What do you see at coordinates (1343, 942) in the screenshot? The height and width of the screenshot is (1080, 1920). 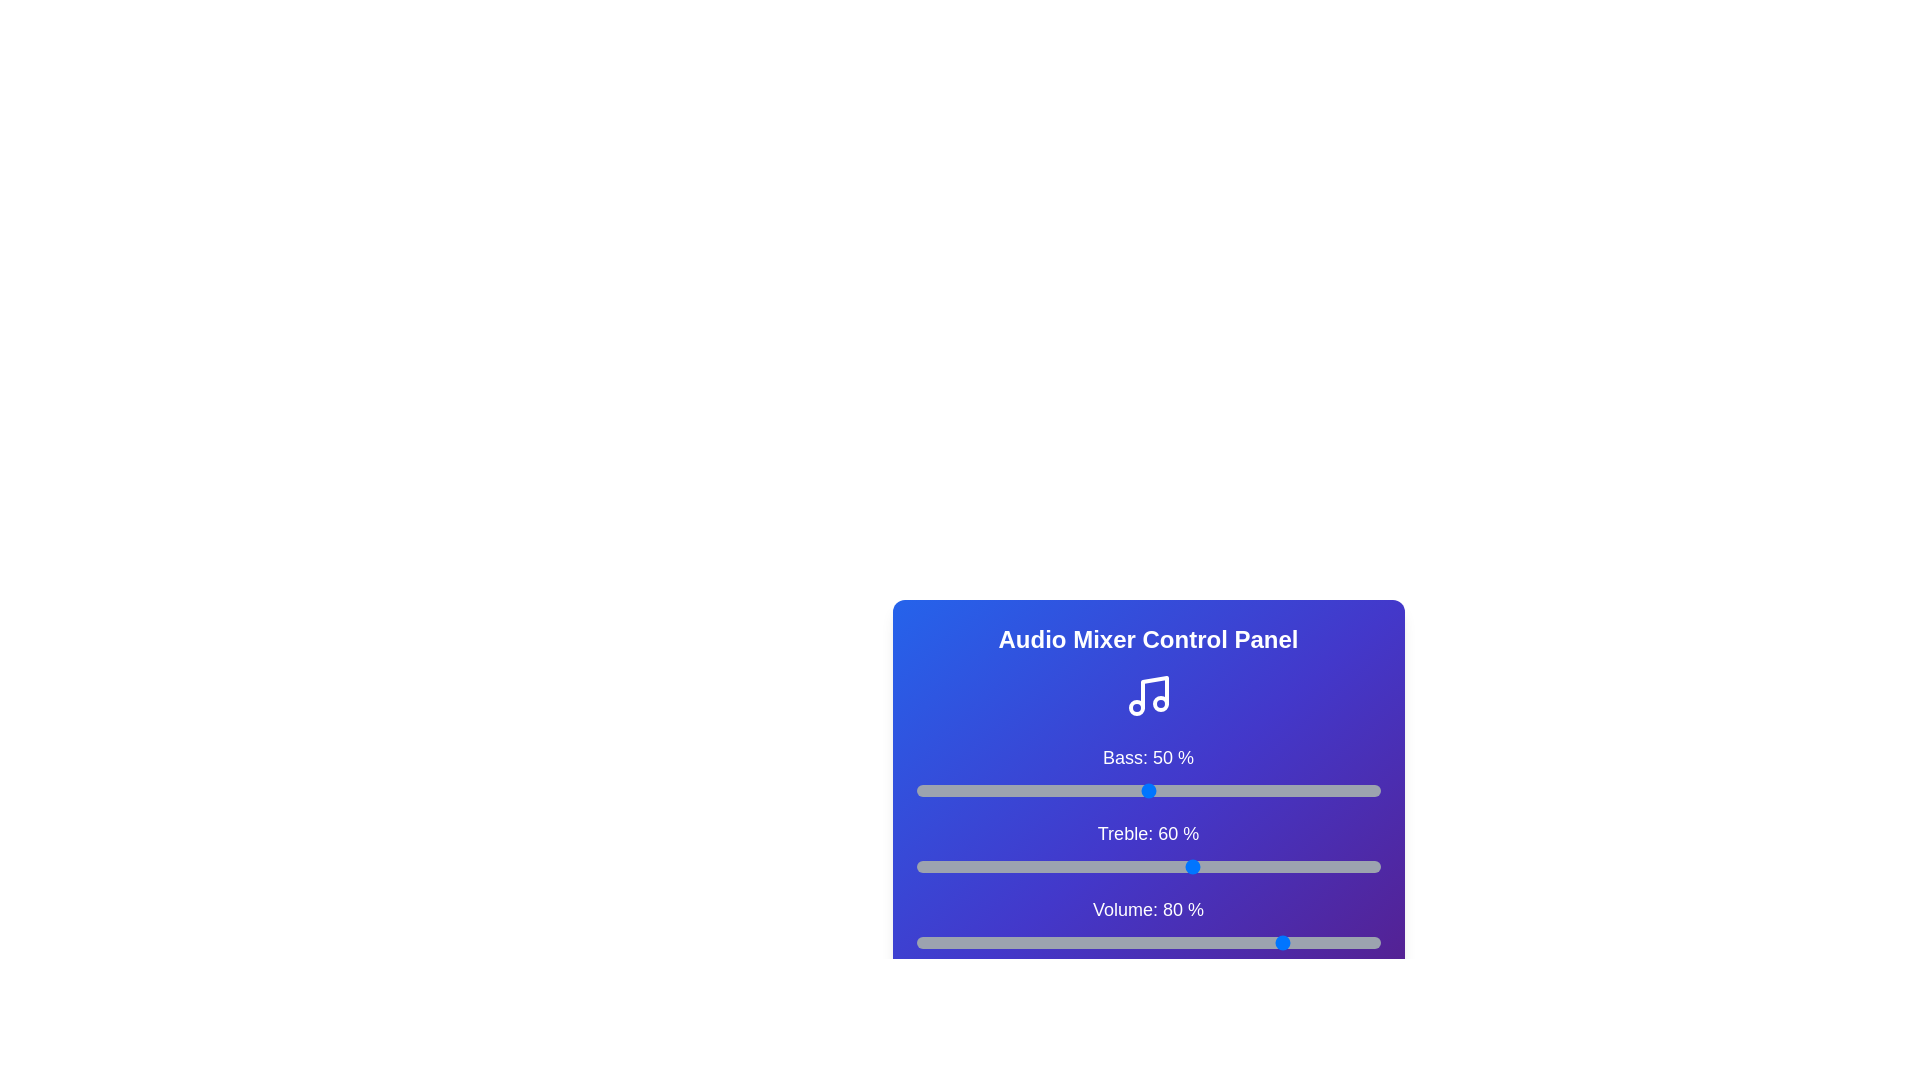 I see `the volume slider to 92%` at bounding box center [1343, 942].